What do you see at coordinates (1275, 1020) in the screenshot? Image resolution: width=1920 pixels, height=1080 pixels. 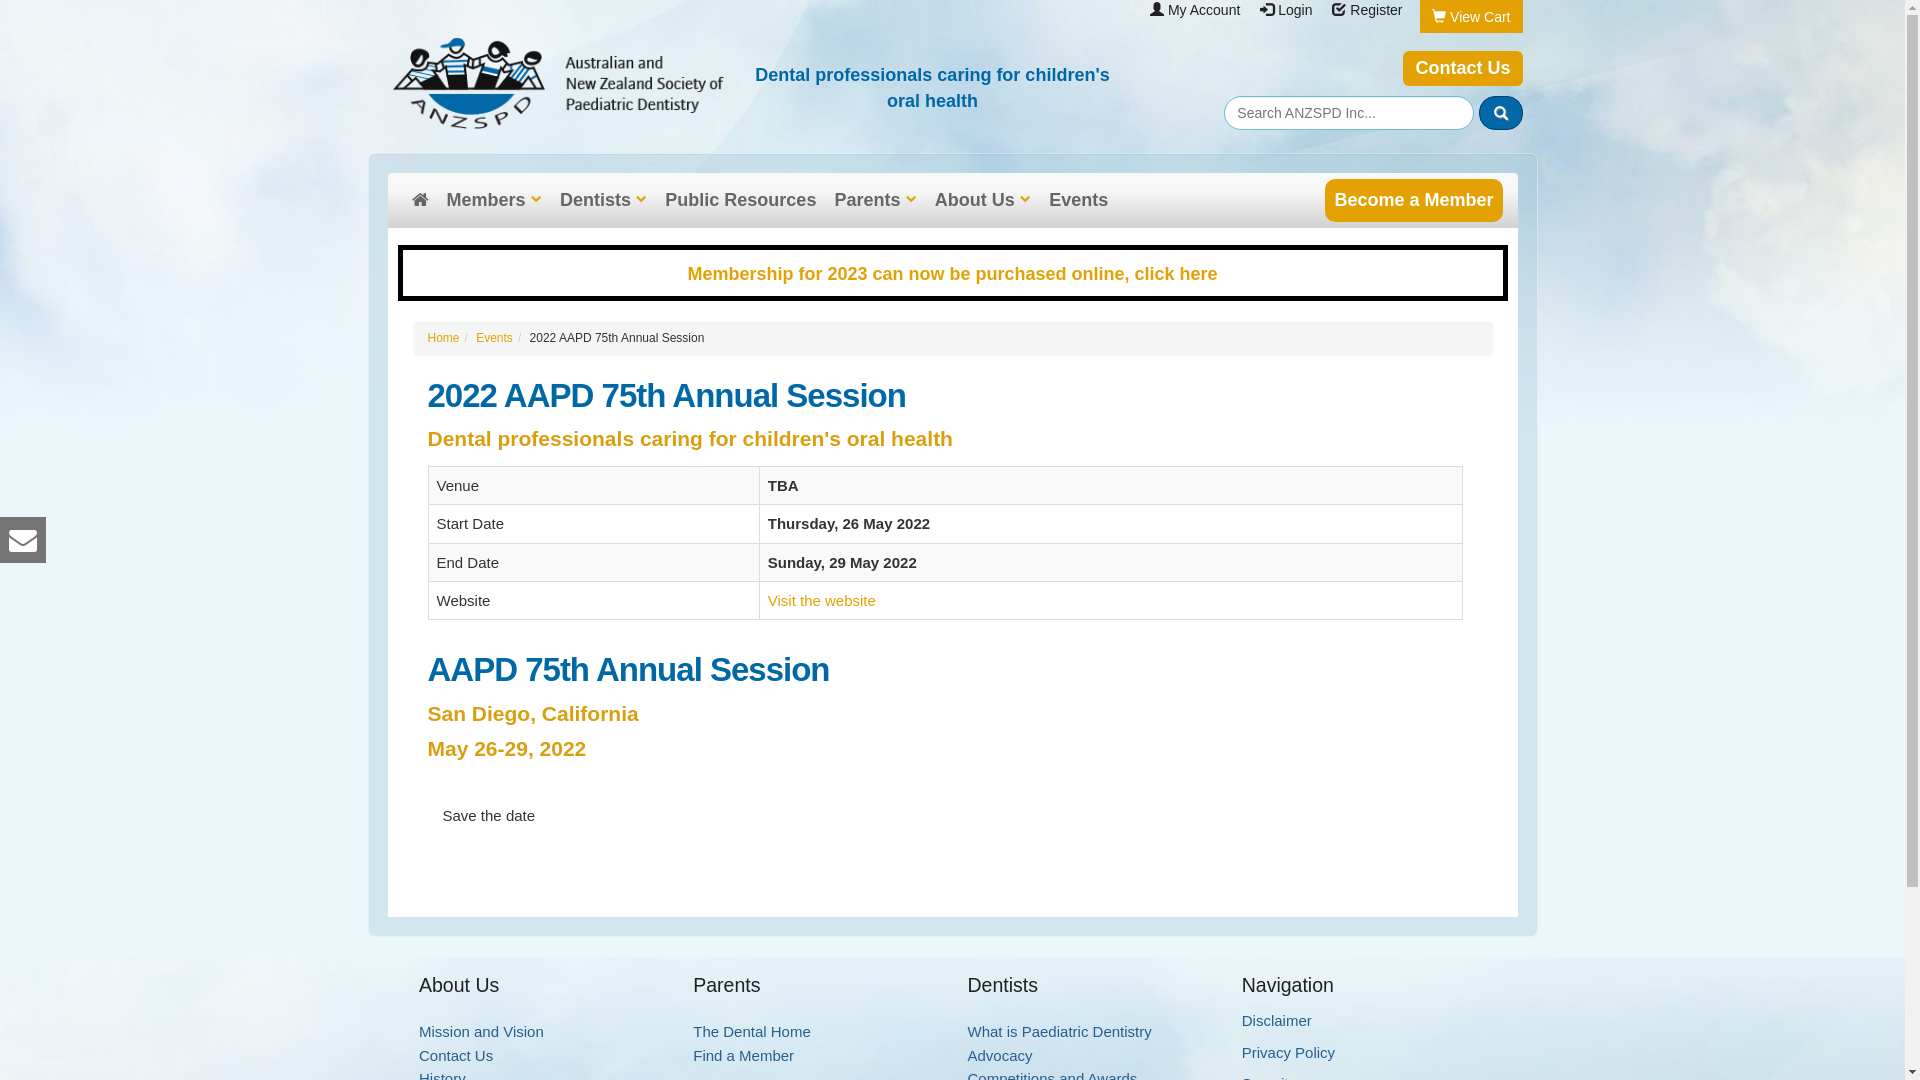 I see `'Disclaimer'` at bounding box center [1275, 1020].